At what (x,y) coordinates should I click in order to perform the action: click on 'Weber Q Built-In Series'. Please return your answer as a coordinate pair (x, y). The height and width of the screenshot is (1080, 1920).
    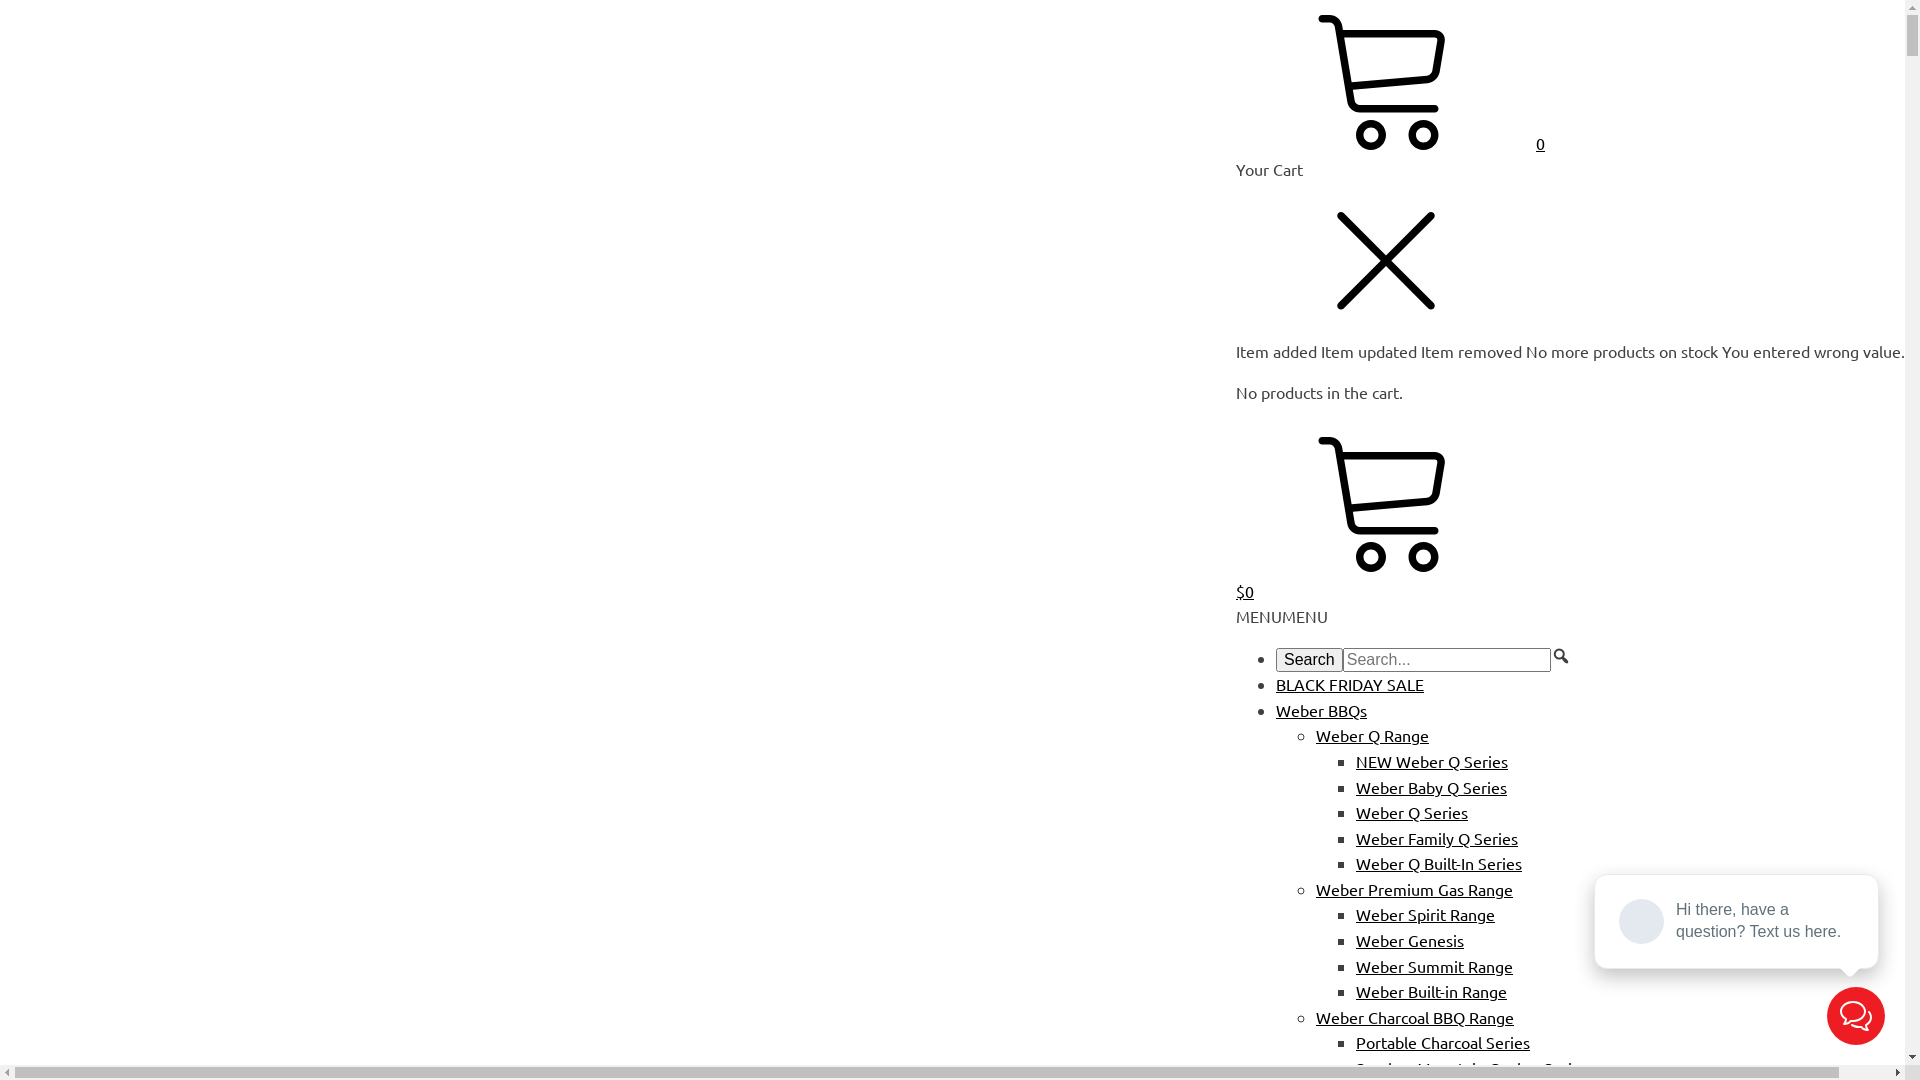
    Looking at the image, I should click on (1438, 862).